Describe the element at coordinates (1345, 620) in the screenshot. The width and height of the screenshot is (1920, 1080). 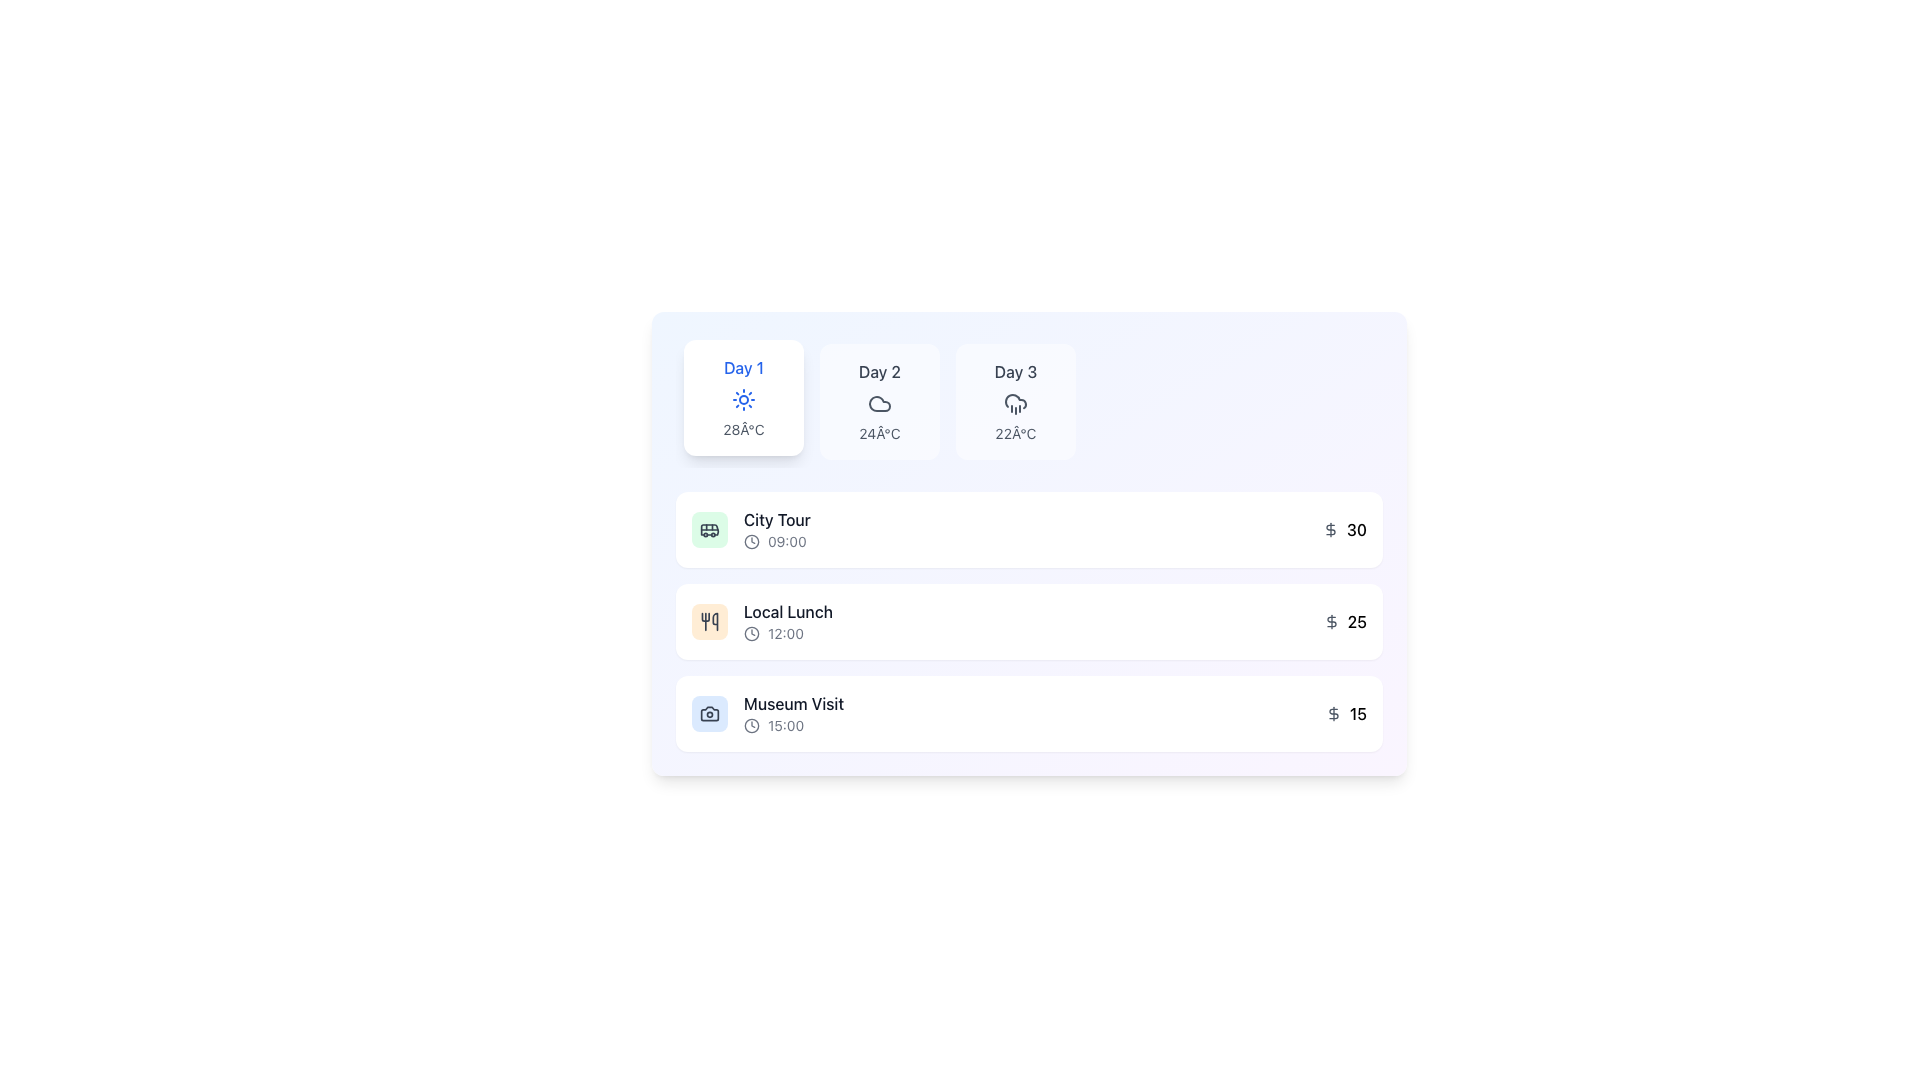
I see `the Text display element that shows the price indicator with a dollar sign and the number '25', which is located to the right of the 'Local Lunch' section` at that location.